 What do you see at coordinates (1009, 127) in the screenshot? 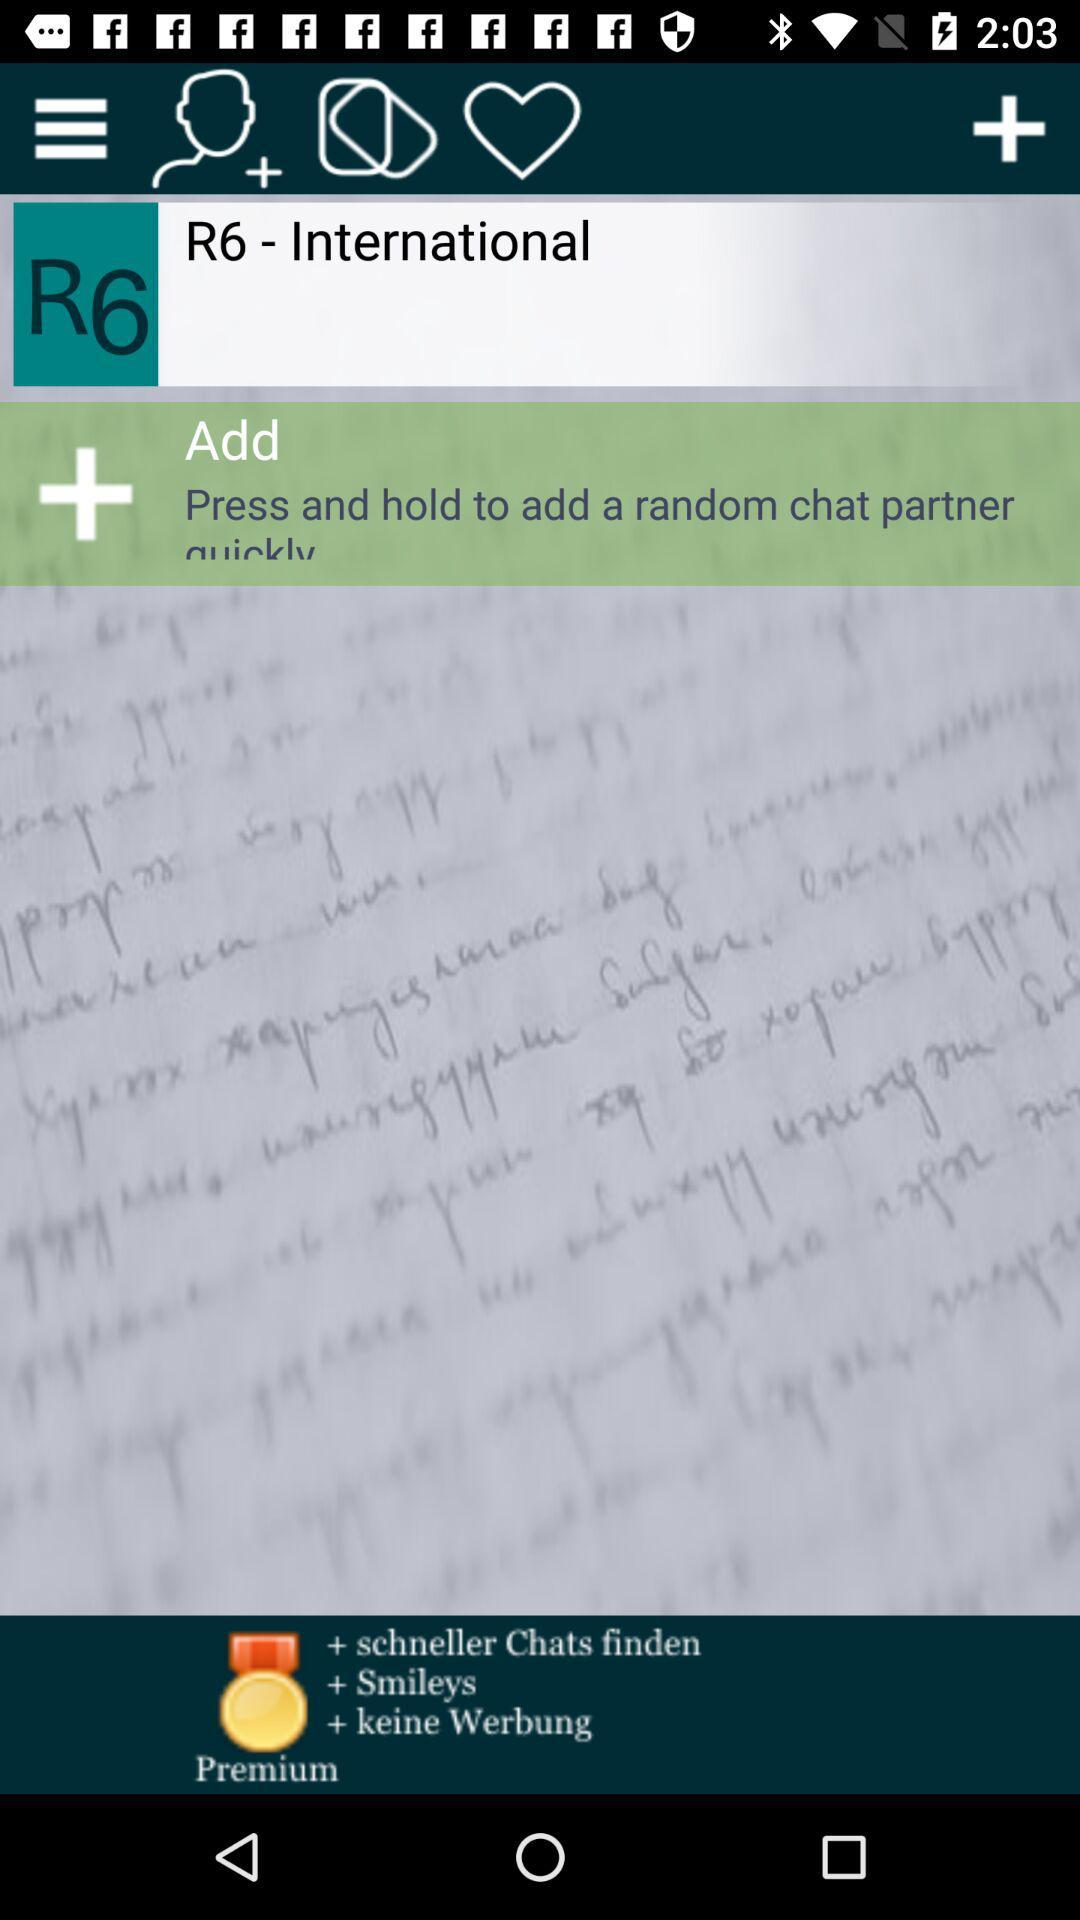
I see `more optings` at bounding box center [1009, 127].